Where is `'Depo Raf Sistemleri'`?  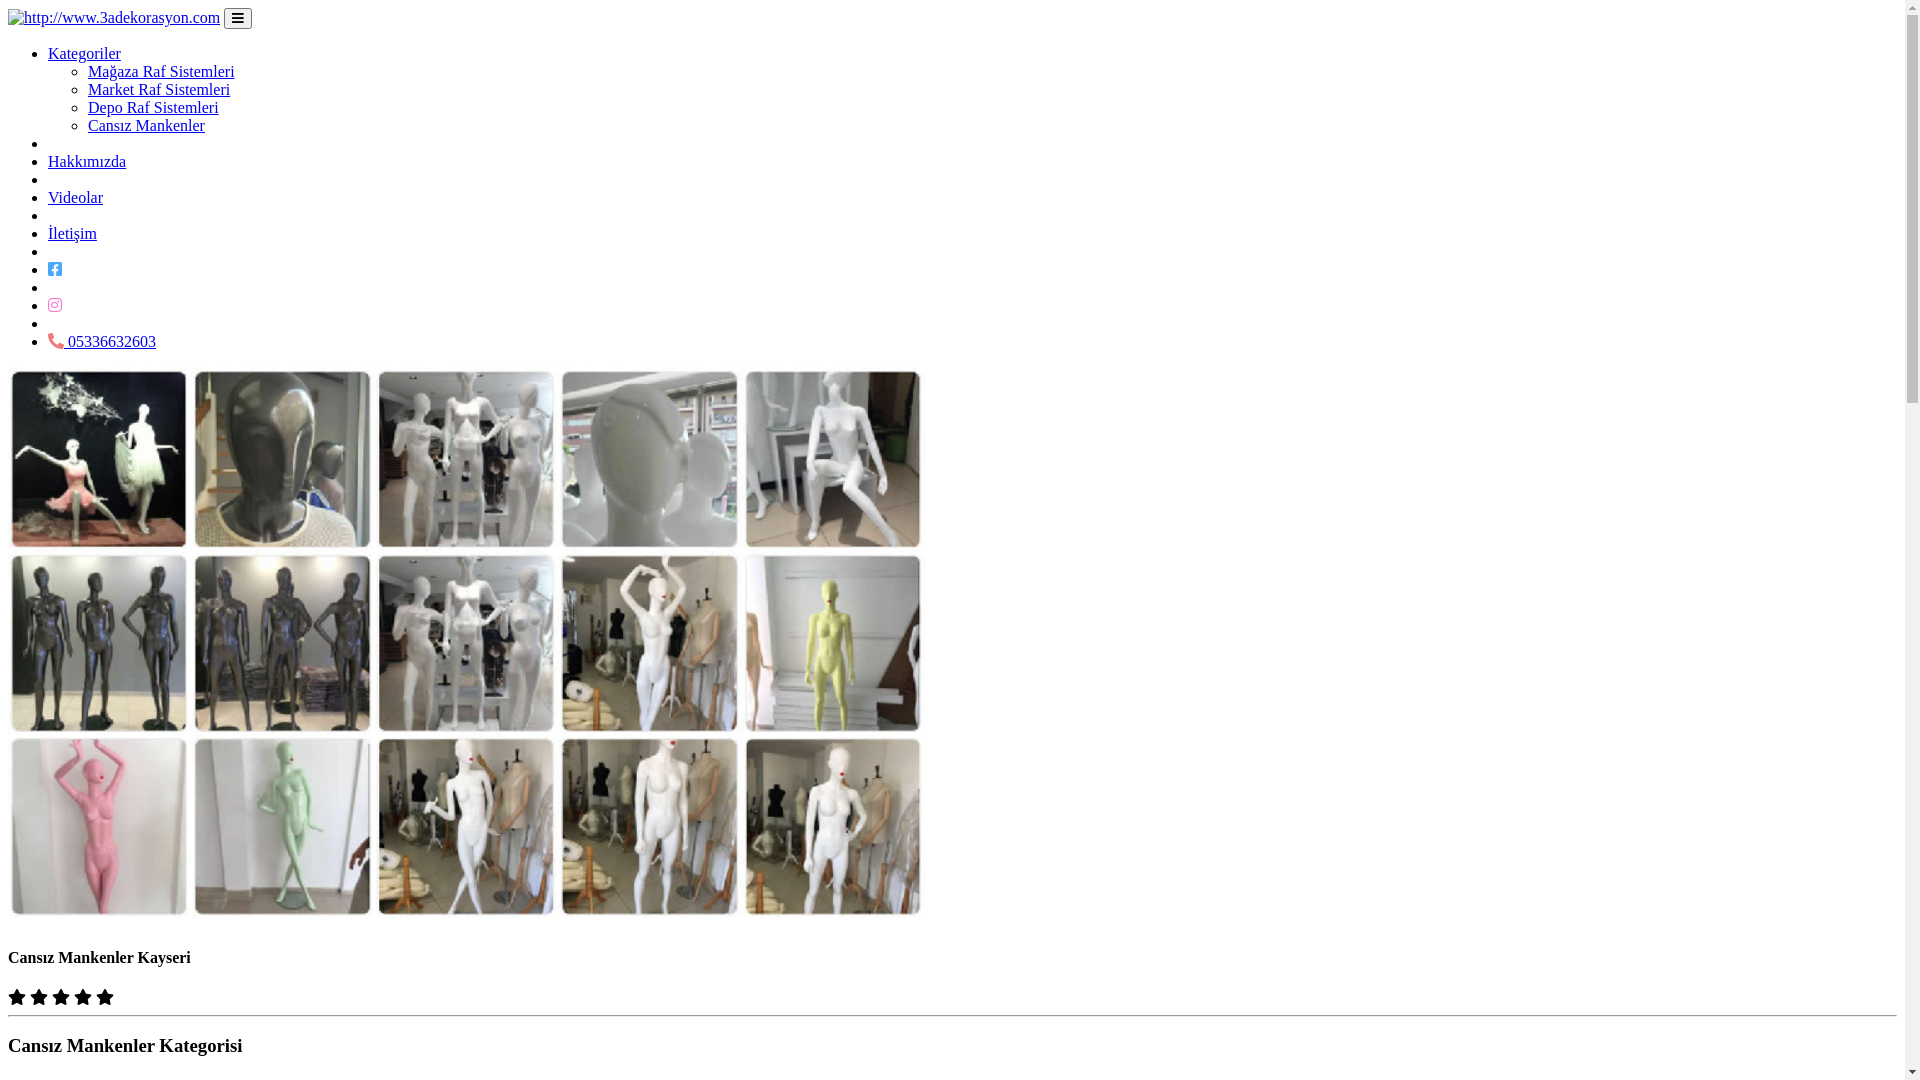
'Depo Raf Sistemleri' is located at coordinates (86, 107).